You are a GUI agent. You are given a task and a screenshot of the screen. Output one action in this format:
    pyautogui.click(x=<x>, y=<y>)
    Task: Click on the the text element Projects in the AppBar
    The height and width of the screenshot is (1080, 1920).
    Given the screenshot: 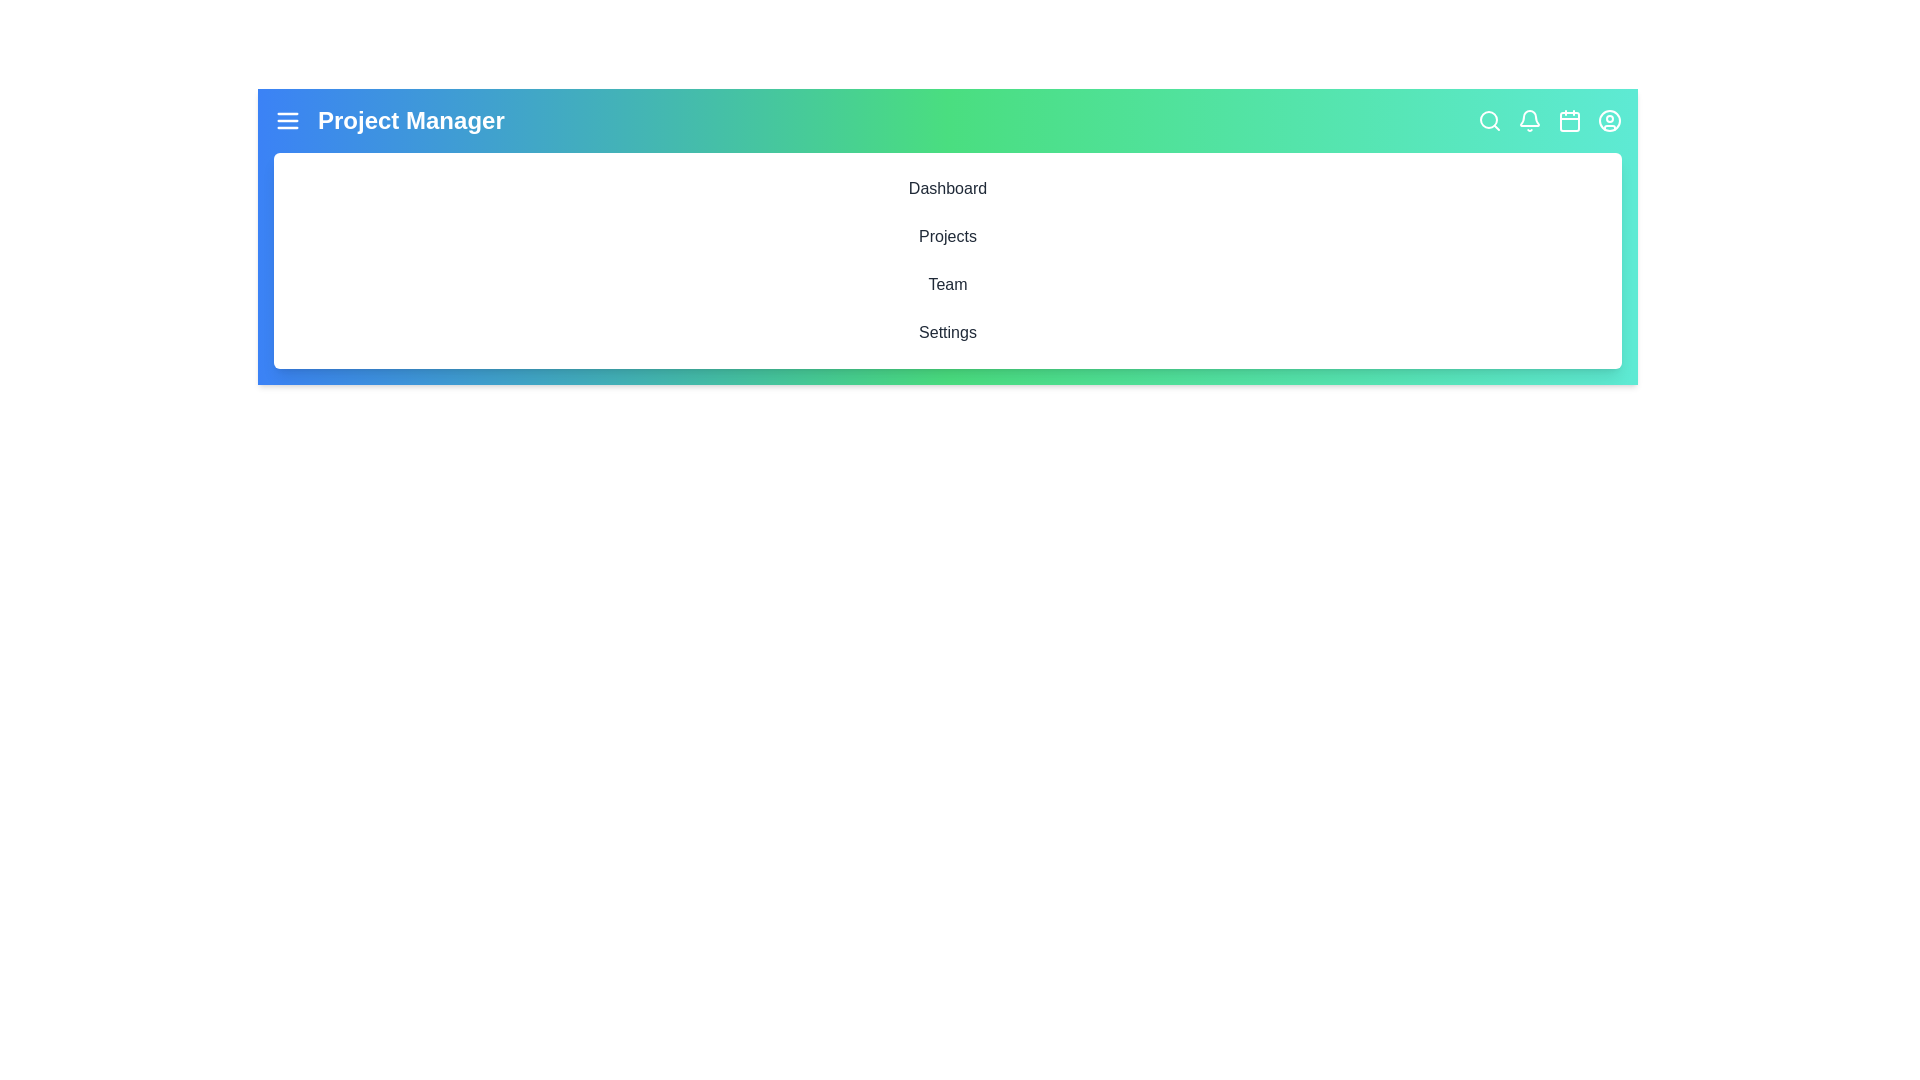 What is the action you would take?
    pyautogui.click(x=947, y=235)
    